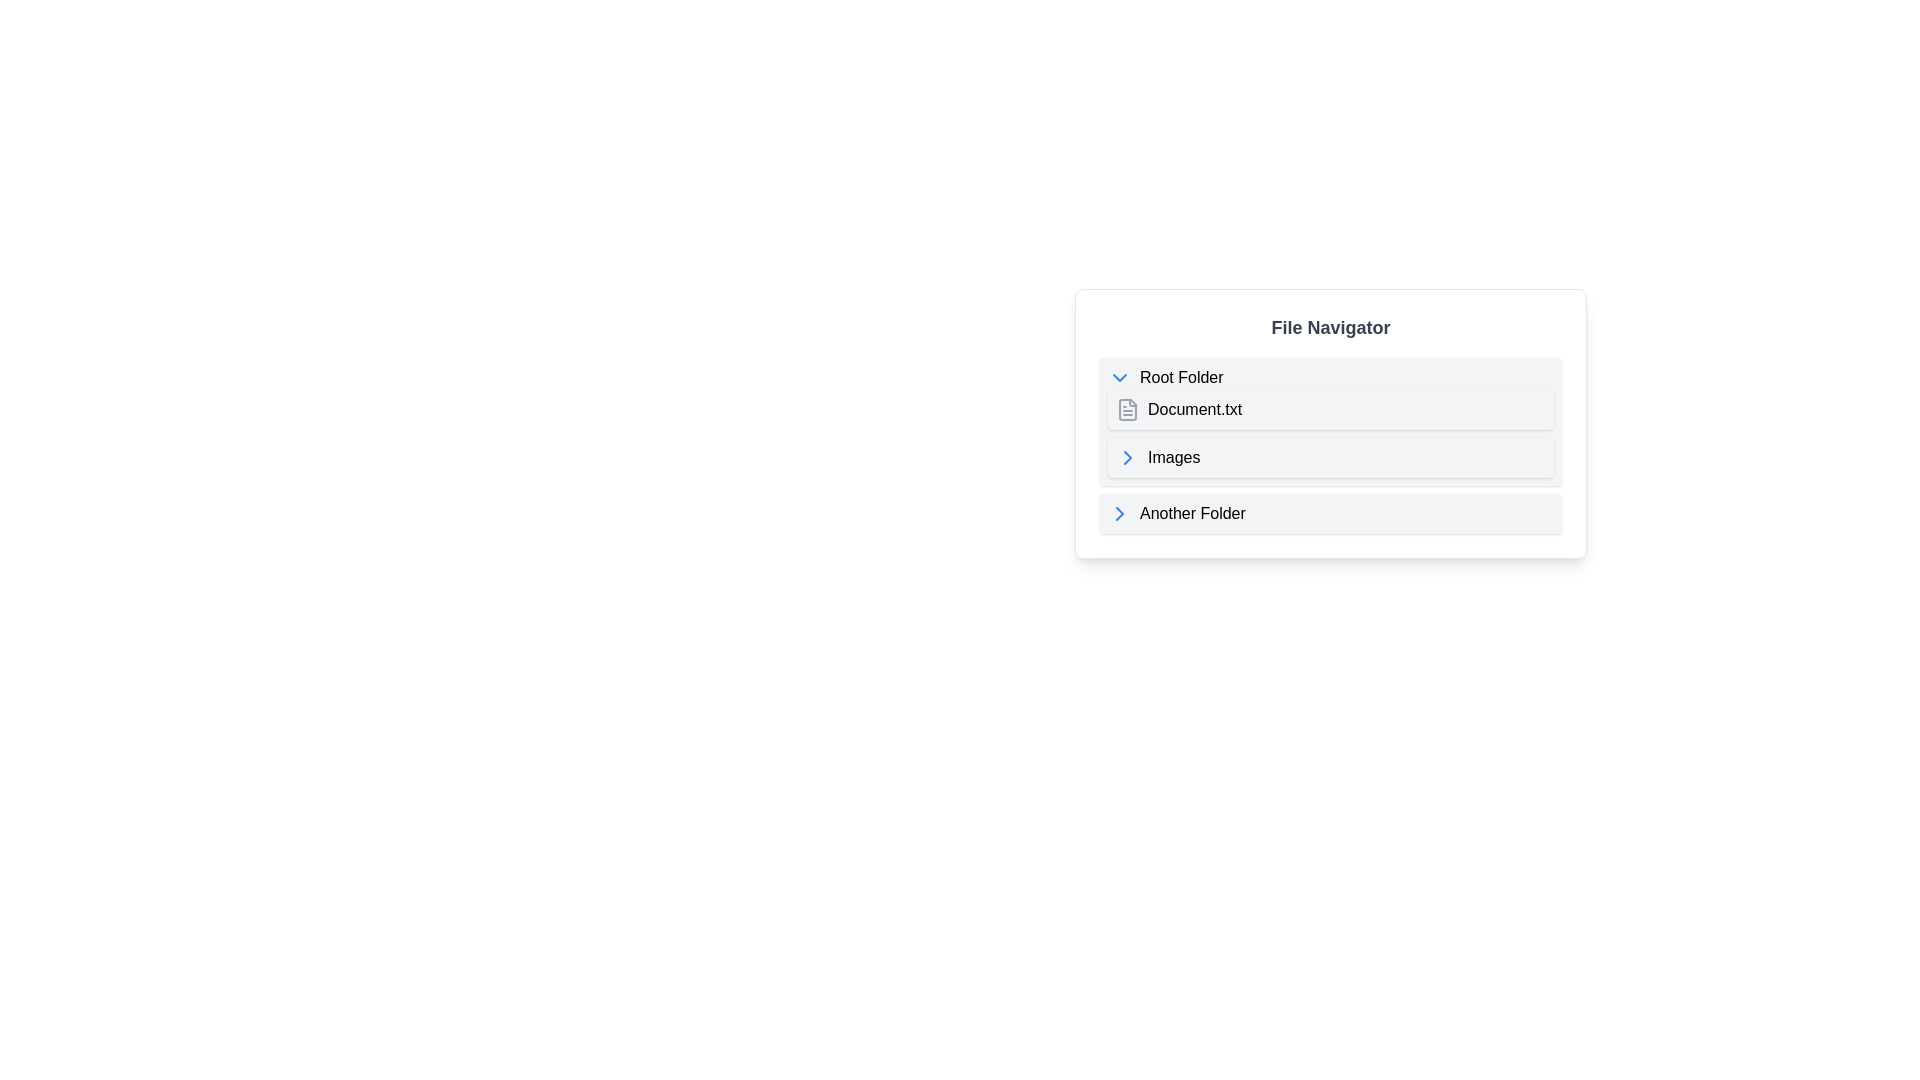  I want to click on the file icon representing 'Document.txt' located in the 'File Navigator' interface, so click(1128, 408).